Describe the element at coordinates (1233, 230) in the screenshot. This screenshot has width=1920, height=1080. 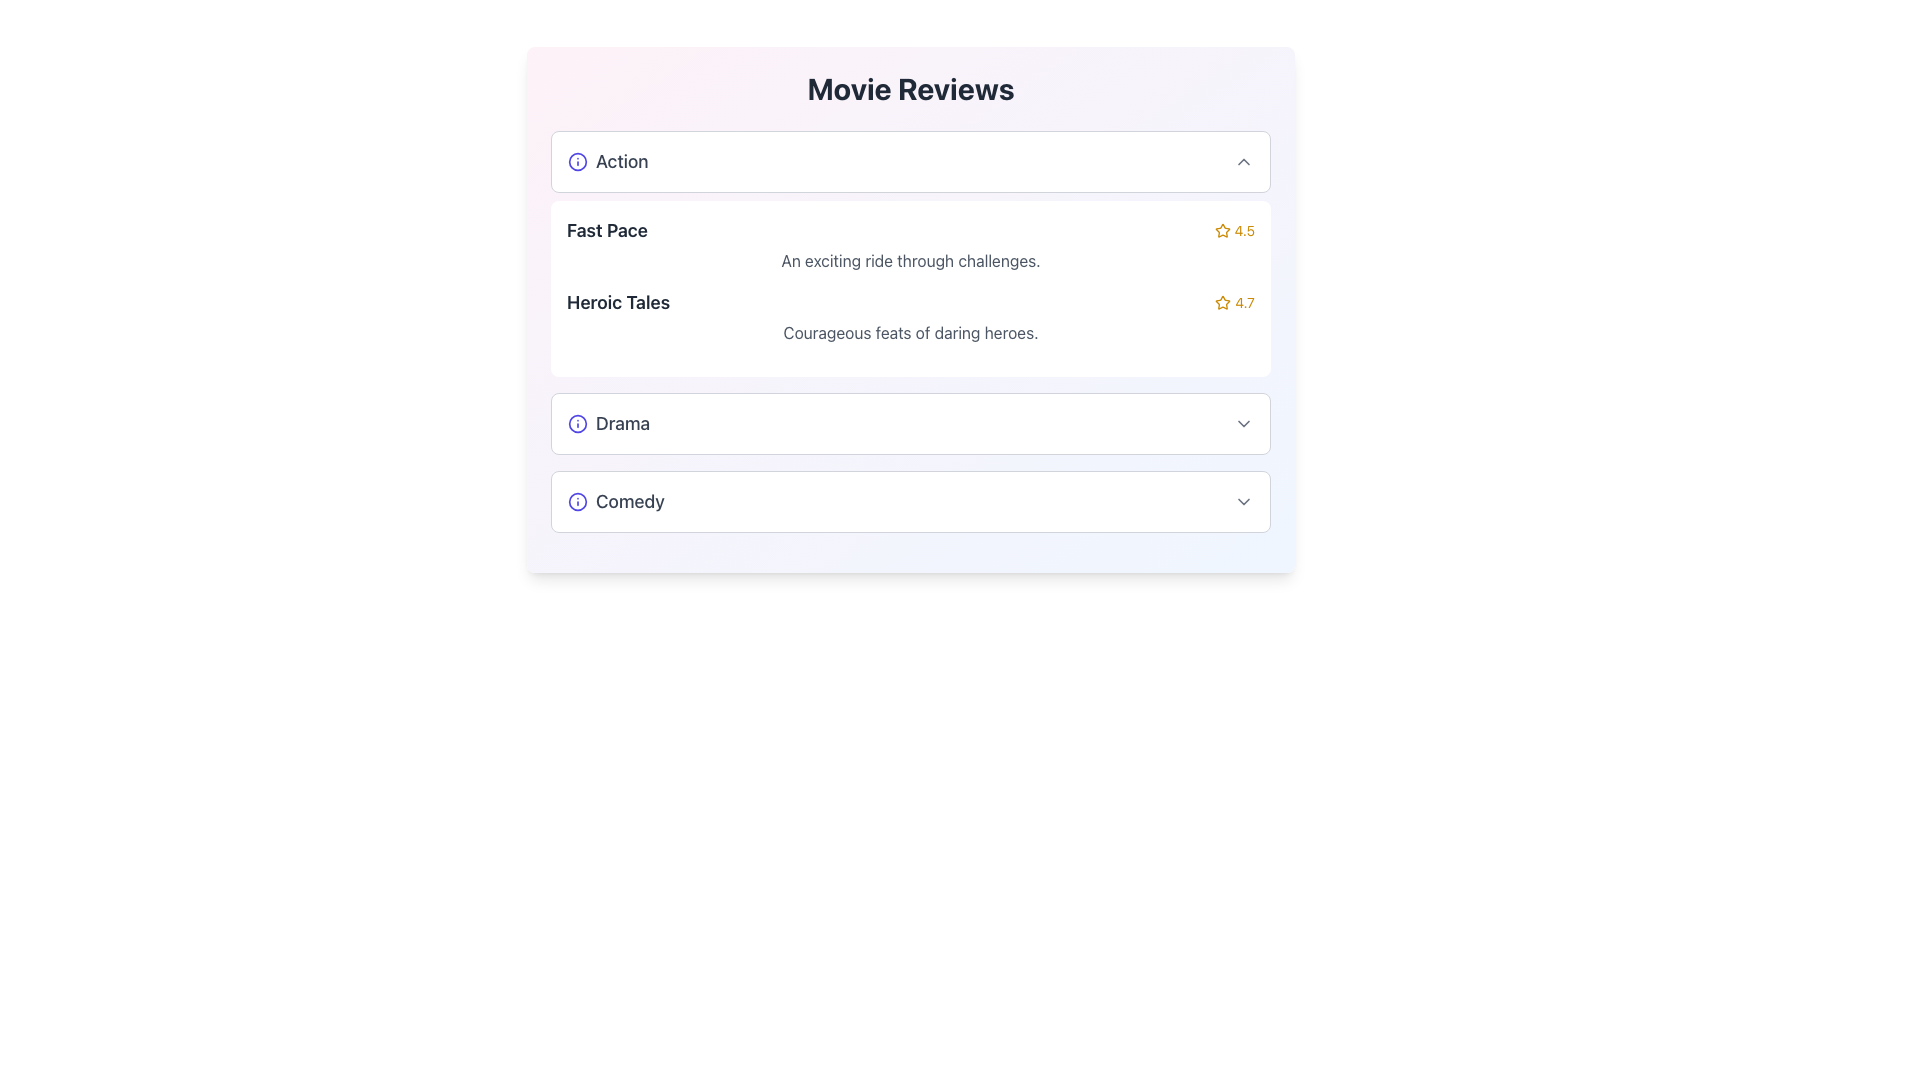
I see `the text label displaying the rating '4.5', which is styled with a small font size and yellow color, located to the right of 'Fast Pace' and aligned with a star icon` at that location.